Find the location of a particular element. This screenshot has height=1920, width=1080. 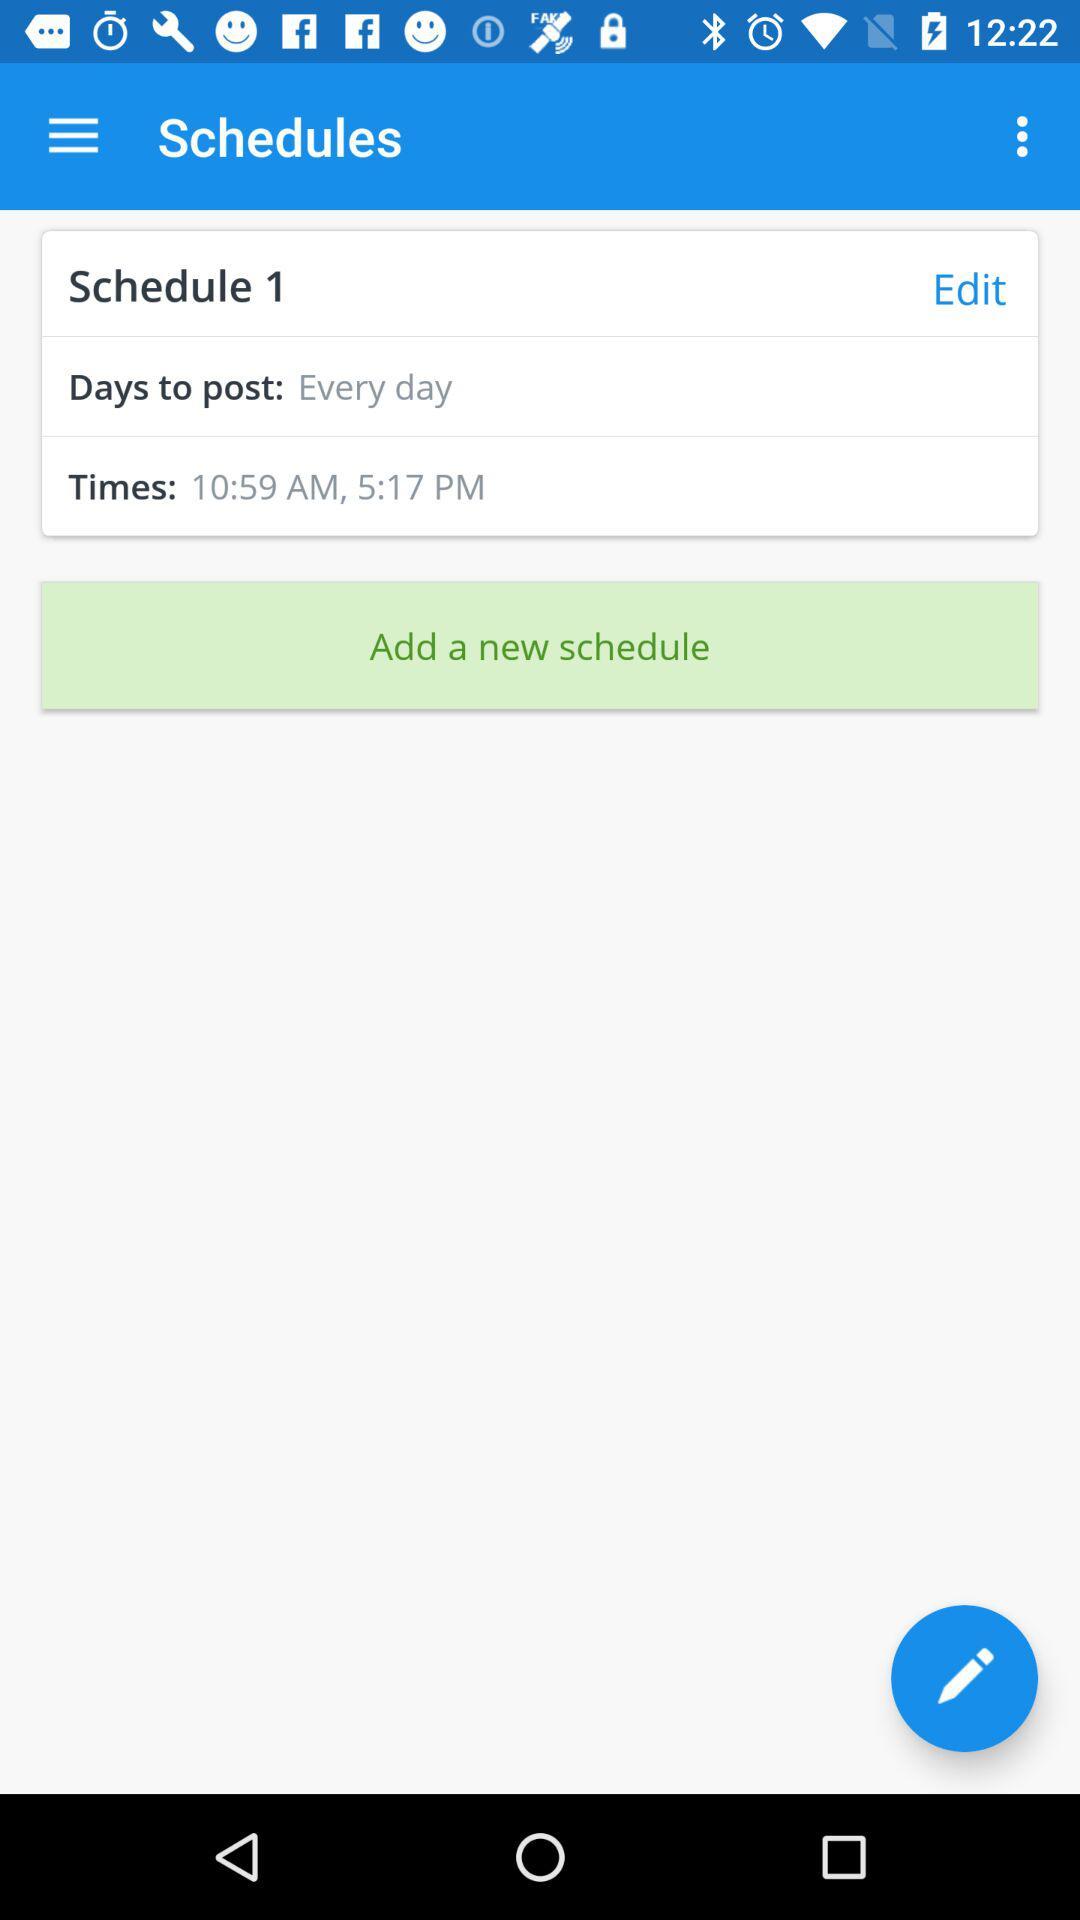

item above edit item is located at coordinates (1027, 135).